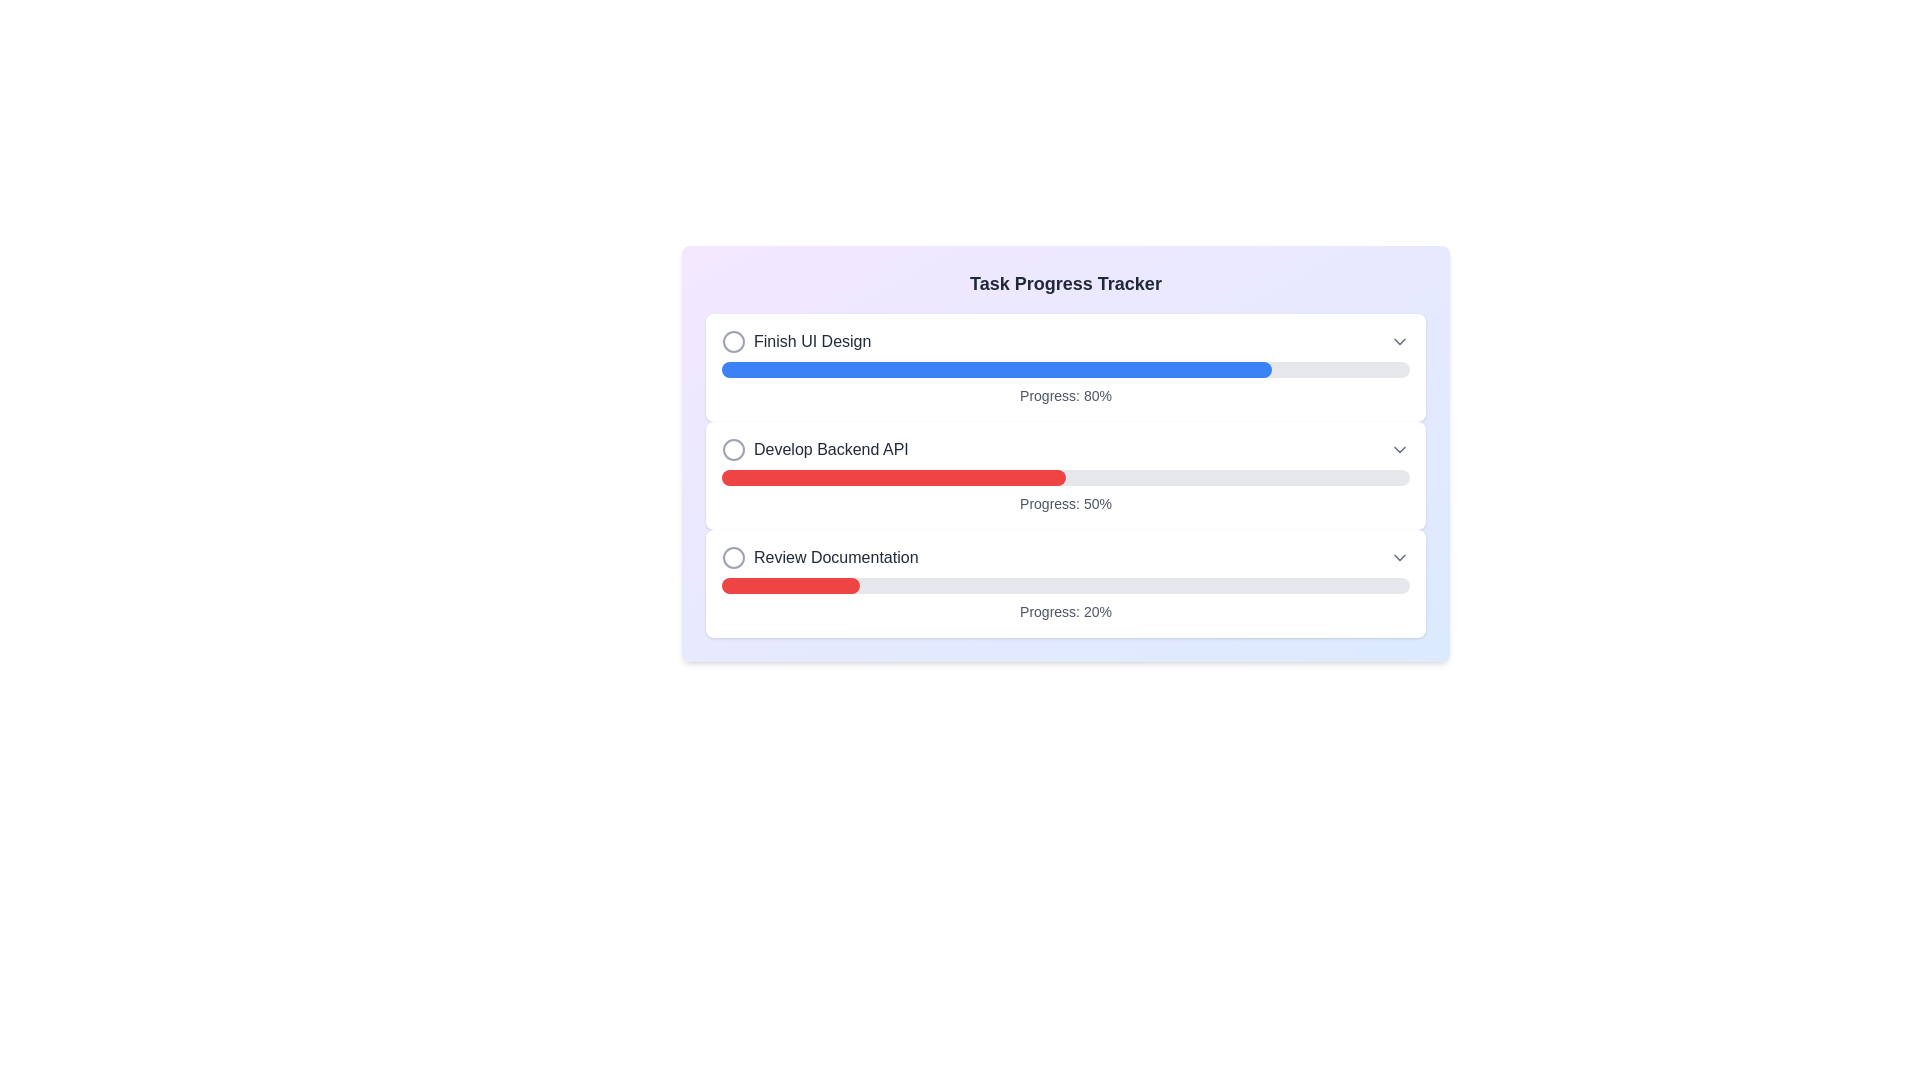 The width and height of the screenshot is (1920, 1080). I want to click on the circular icon located on the left side of the 'Develop Backend API' task row, which serves as a task status indicator, so click(733, 450).